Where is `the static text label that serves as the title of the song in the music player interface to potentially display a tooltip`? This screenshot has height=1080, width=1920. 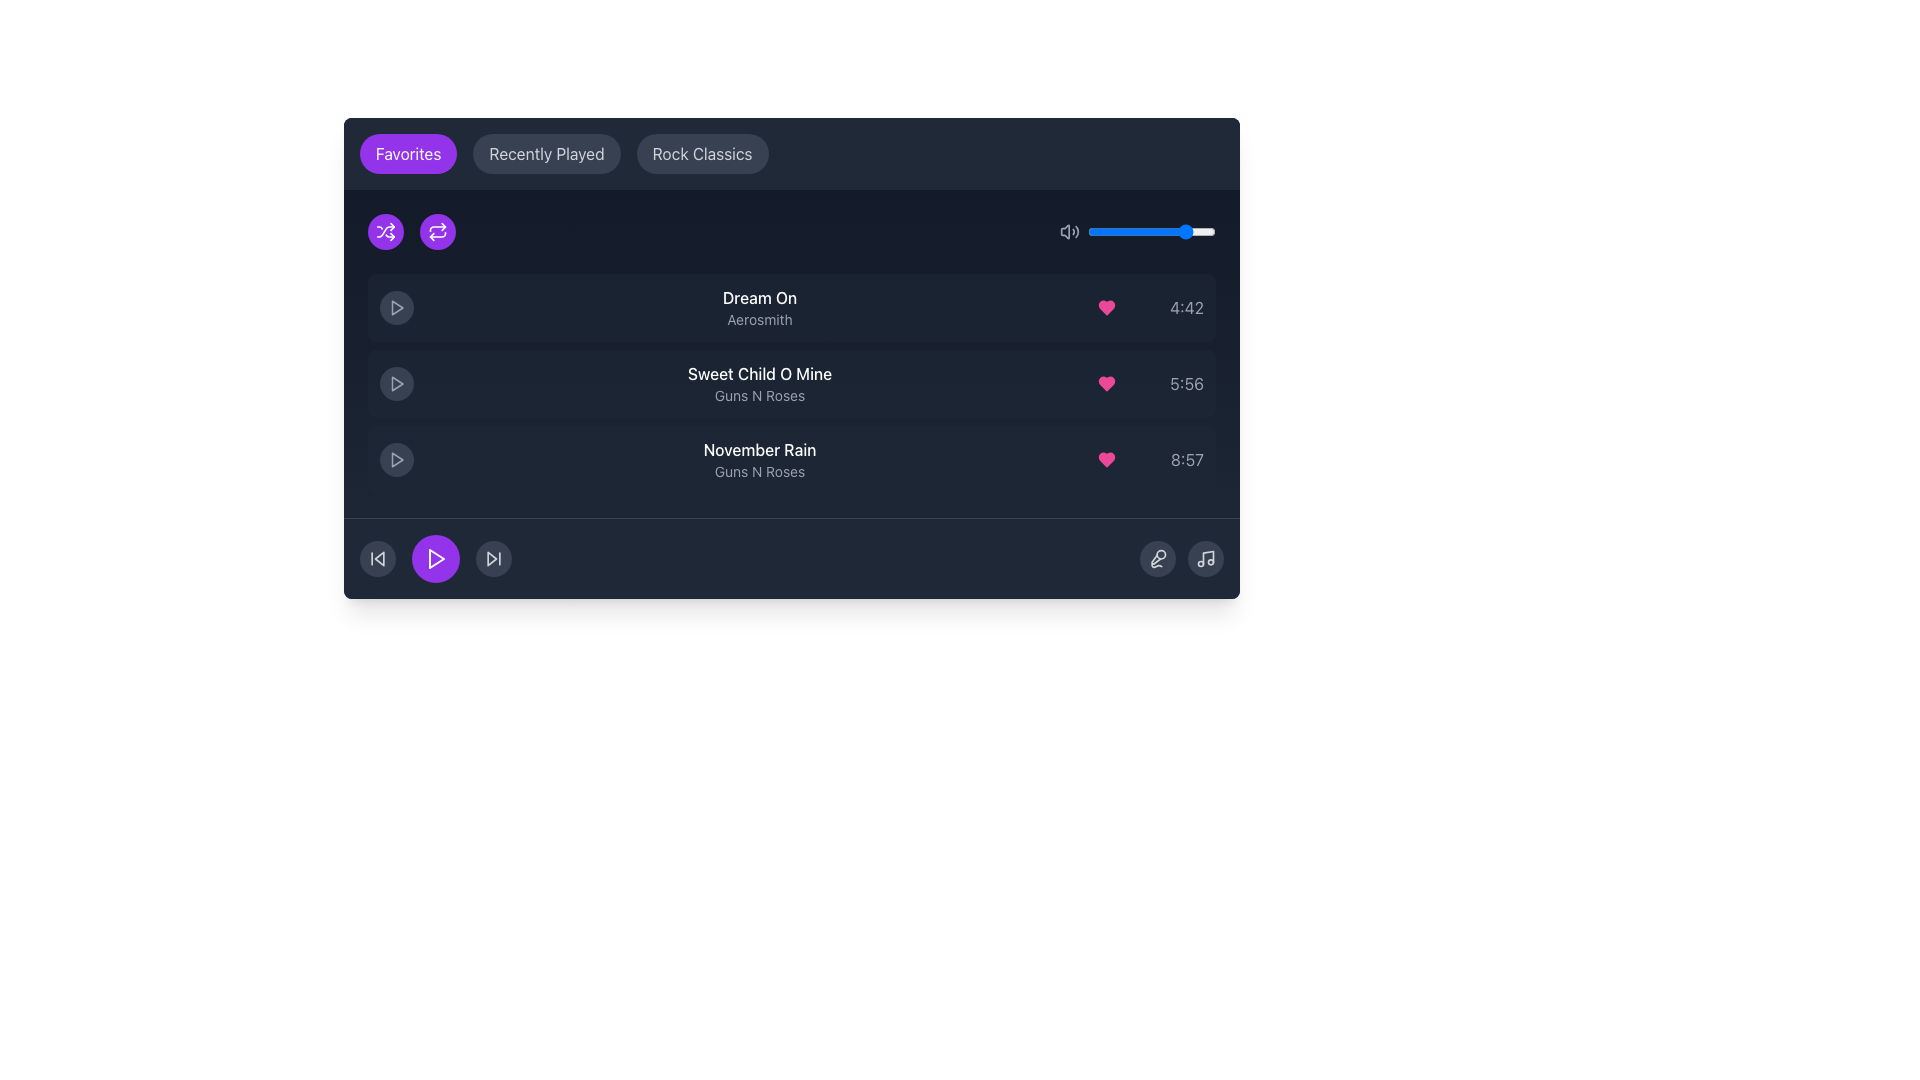 the static text label that serves as the title of the song in the music player interface to potentially display a tooltip is located at coordinates (758, 297).